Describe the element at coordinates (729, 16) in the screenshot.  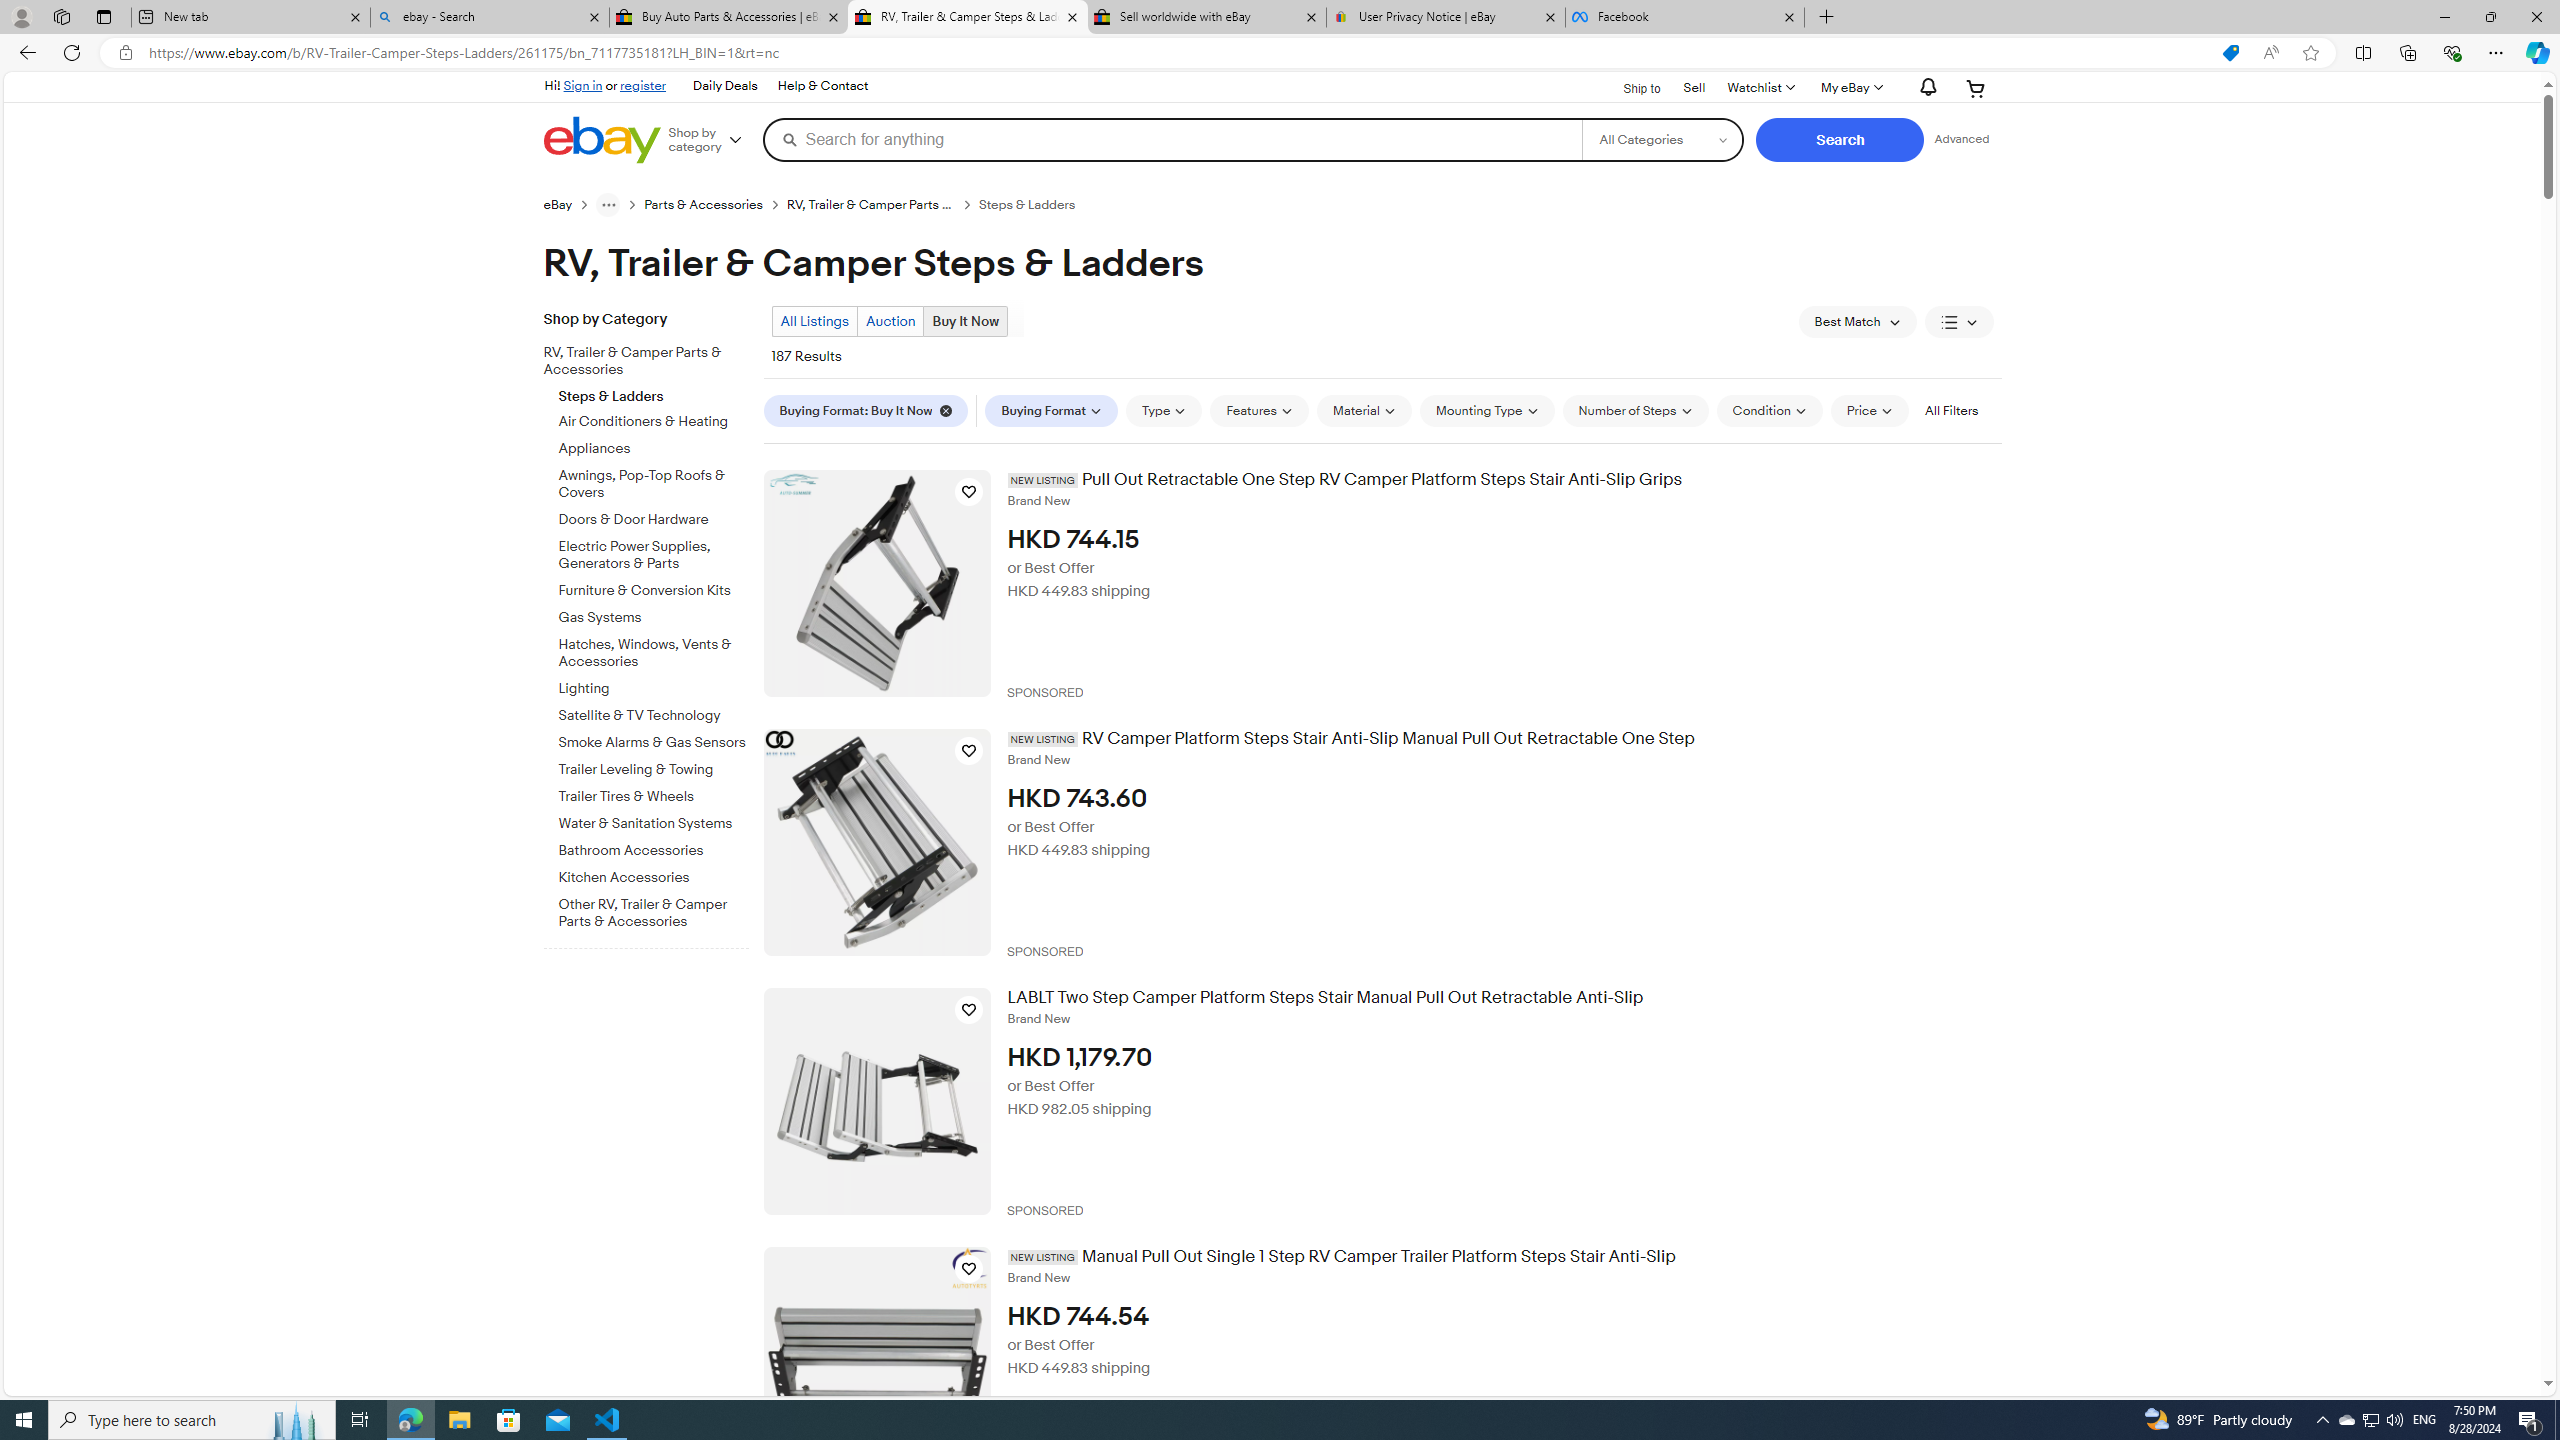
I see `'Buy Auto Parts & Accessories | eBay'` at that location.